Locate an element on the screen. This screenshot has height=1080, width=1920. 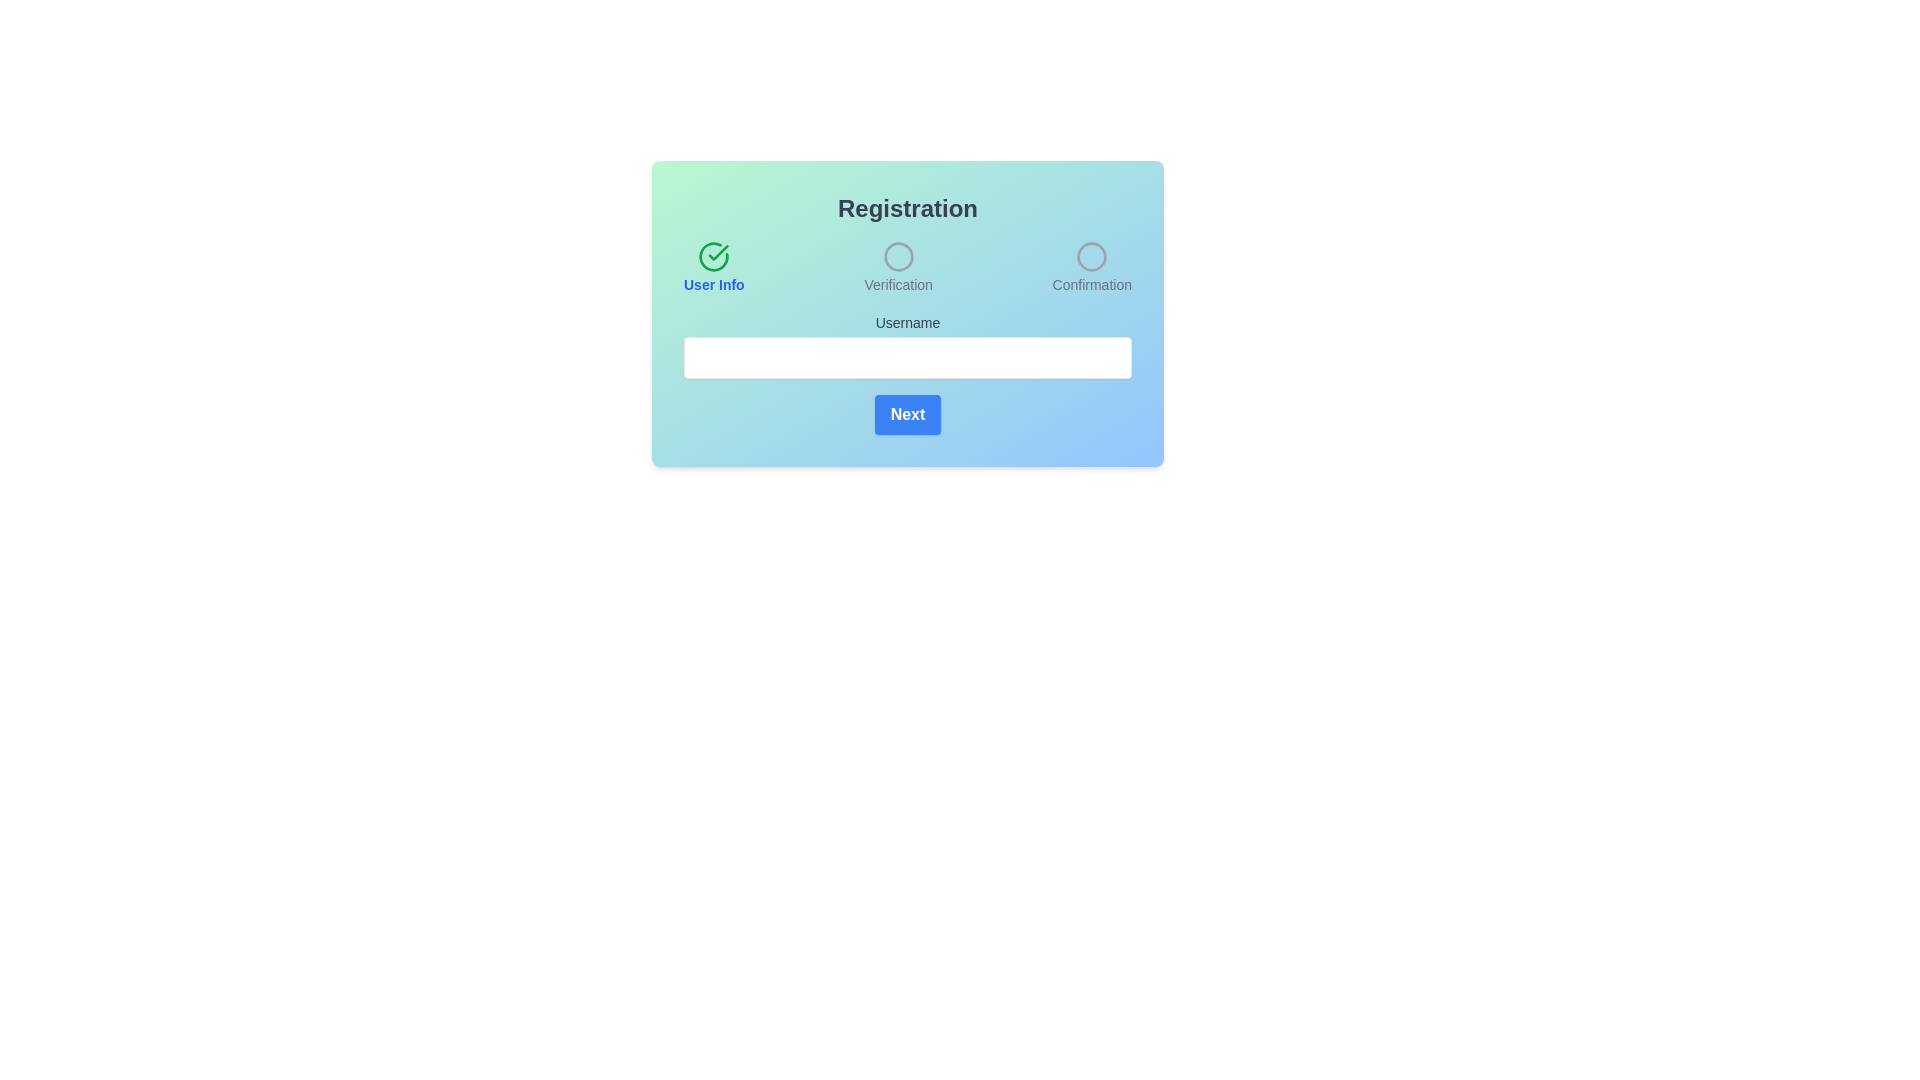
the 'Next' button with a blue background and white bold text, positioned below the 'Username' text field, to focus on it using the keyboard is located at coordinates (906, 414).